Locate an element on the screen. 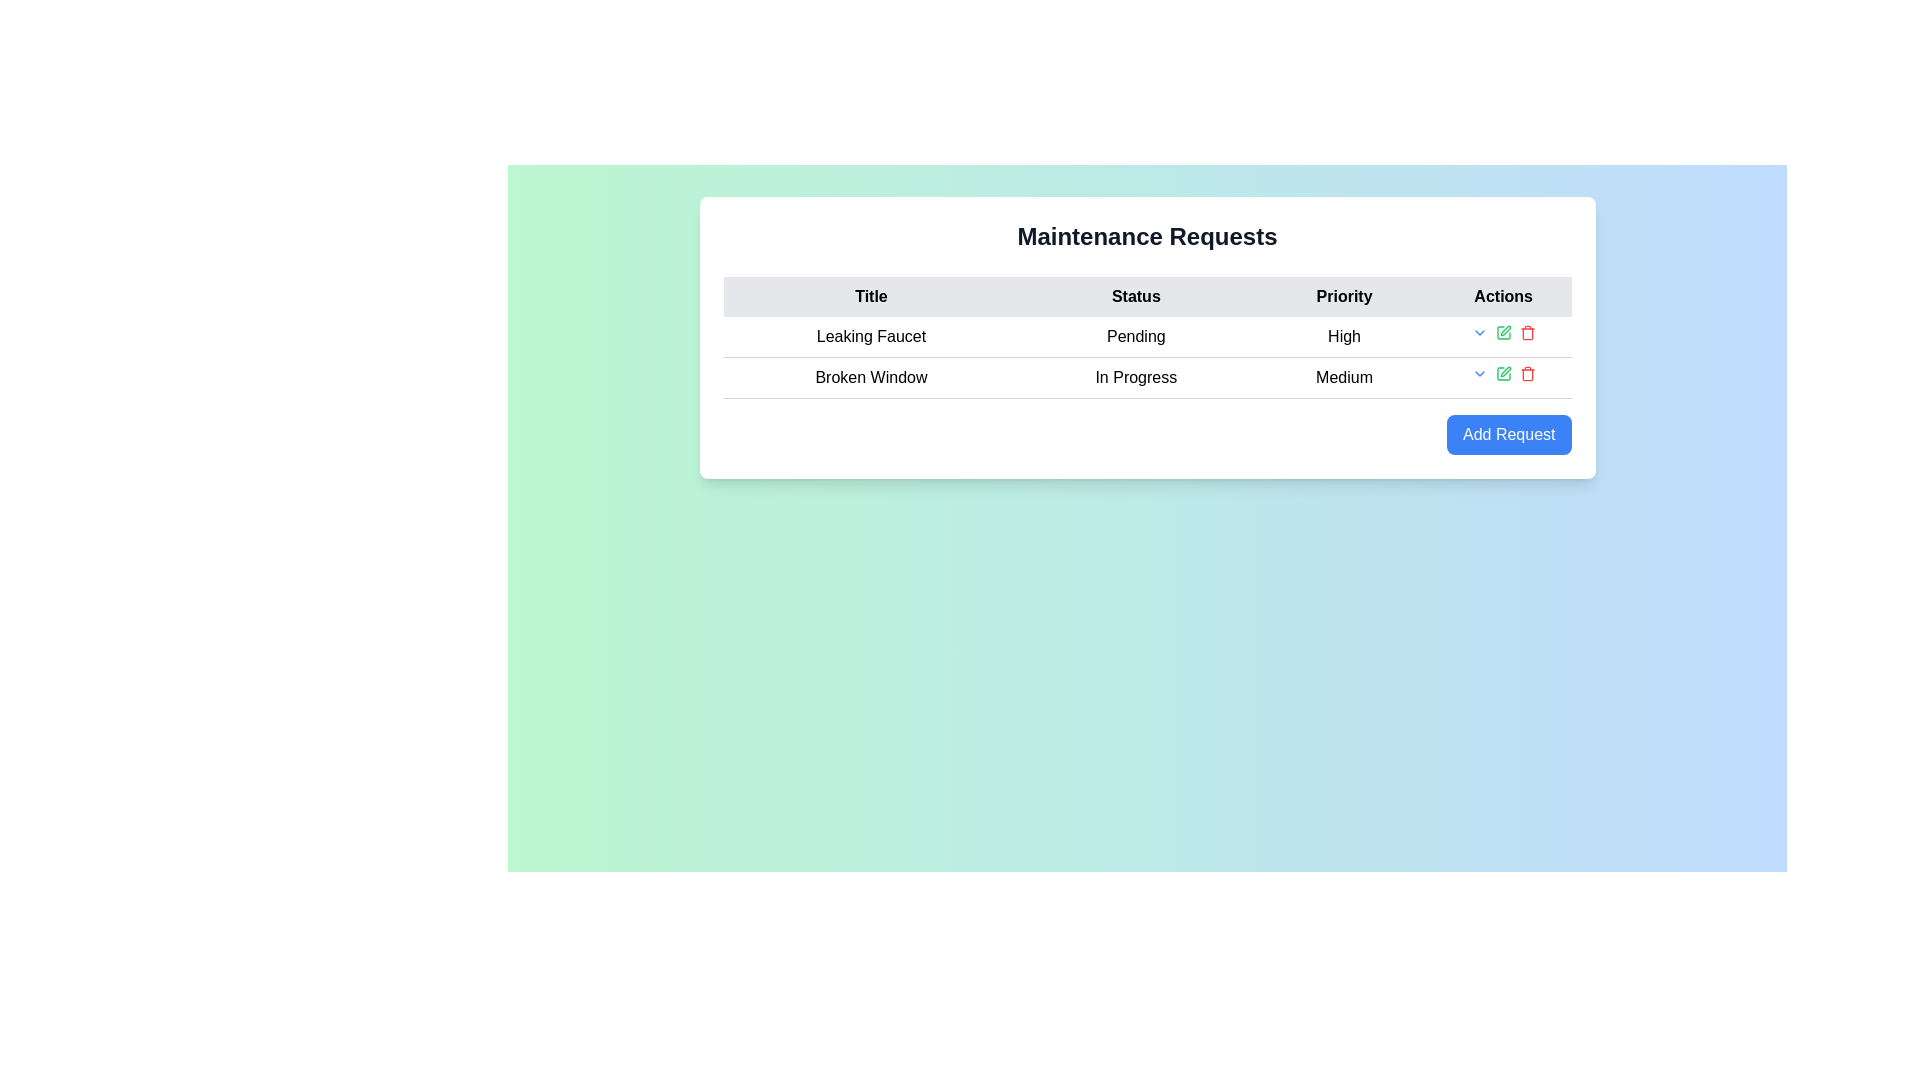 Image resolution: width=1920 pixels, height=1080 pixels. text content of the 'Priority' header label in the table column, which is the third label in the header row between 'Status' and 'Actions' is located at coordinates (1344, 297).